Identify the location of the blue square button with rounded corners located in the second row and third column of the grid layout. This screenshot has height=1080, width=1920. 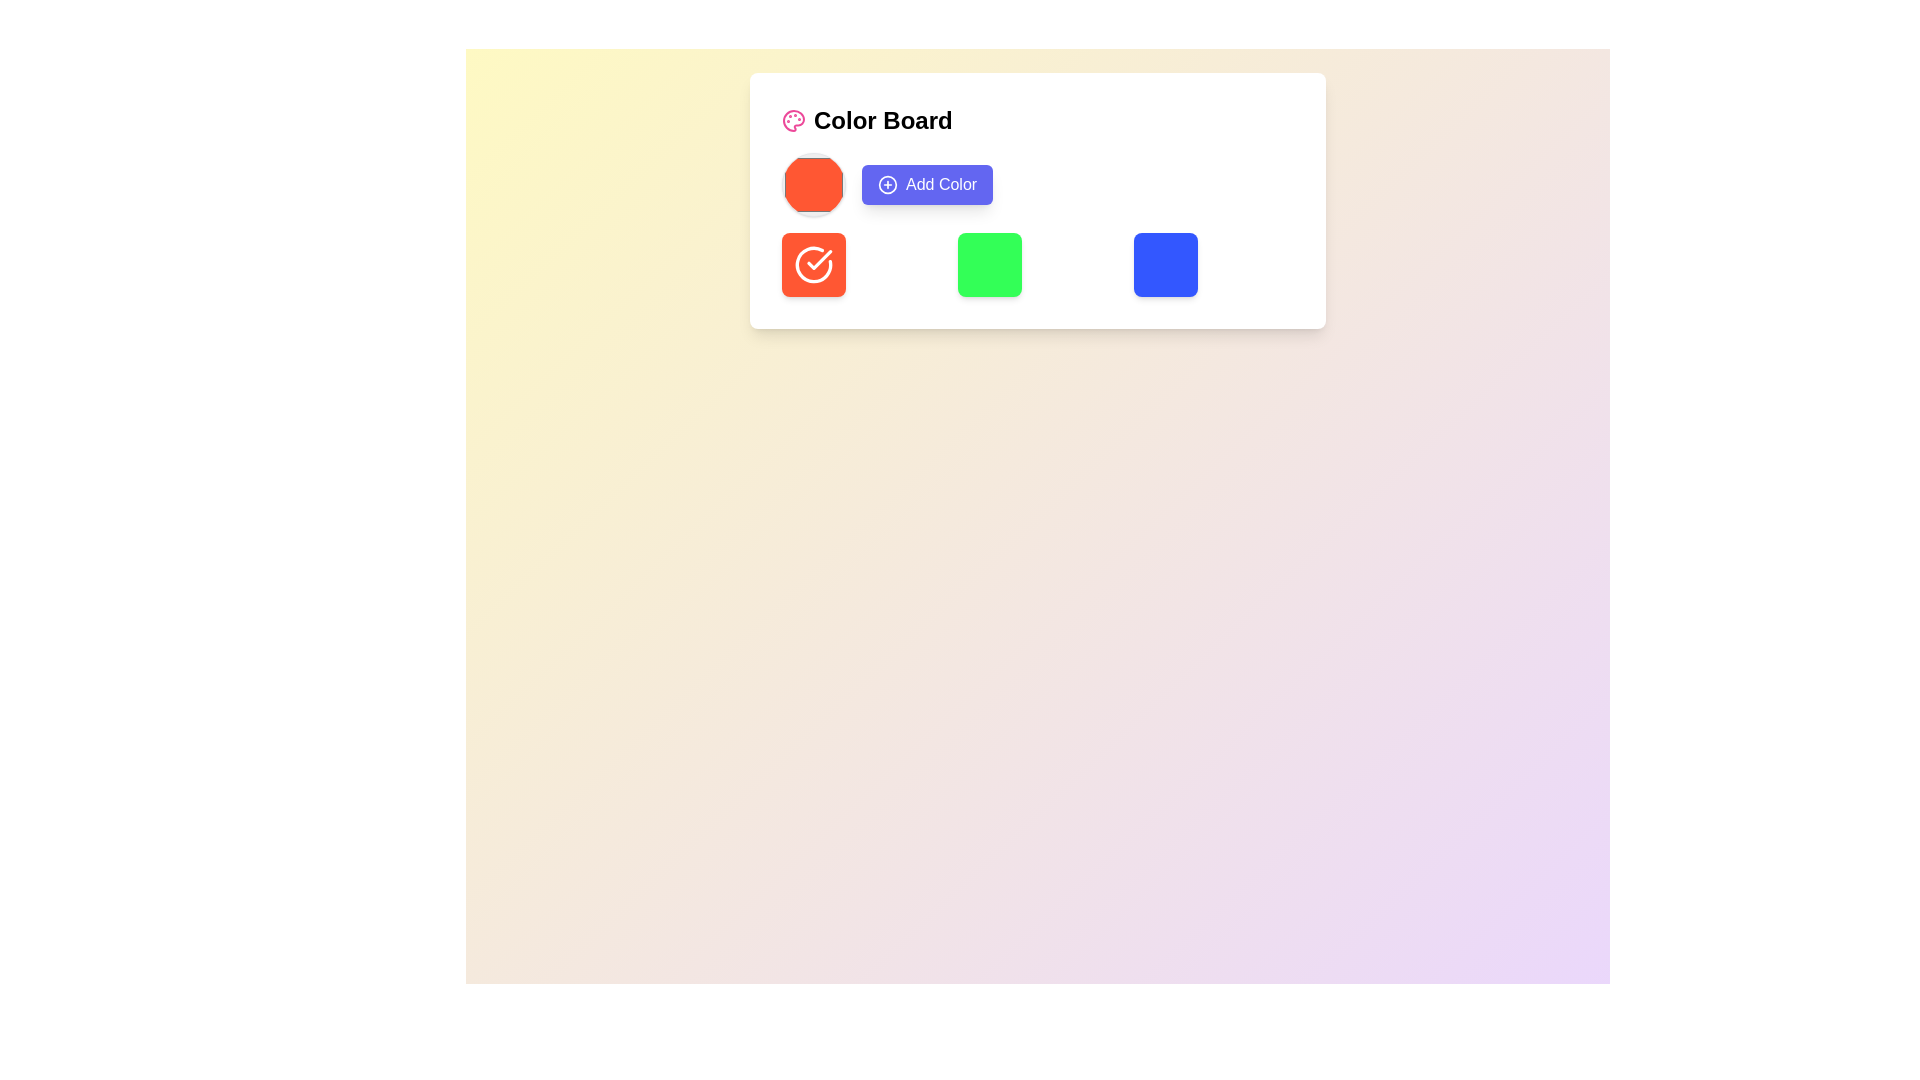
(1166, 264).